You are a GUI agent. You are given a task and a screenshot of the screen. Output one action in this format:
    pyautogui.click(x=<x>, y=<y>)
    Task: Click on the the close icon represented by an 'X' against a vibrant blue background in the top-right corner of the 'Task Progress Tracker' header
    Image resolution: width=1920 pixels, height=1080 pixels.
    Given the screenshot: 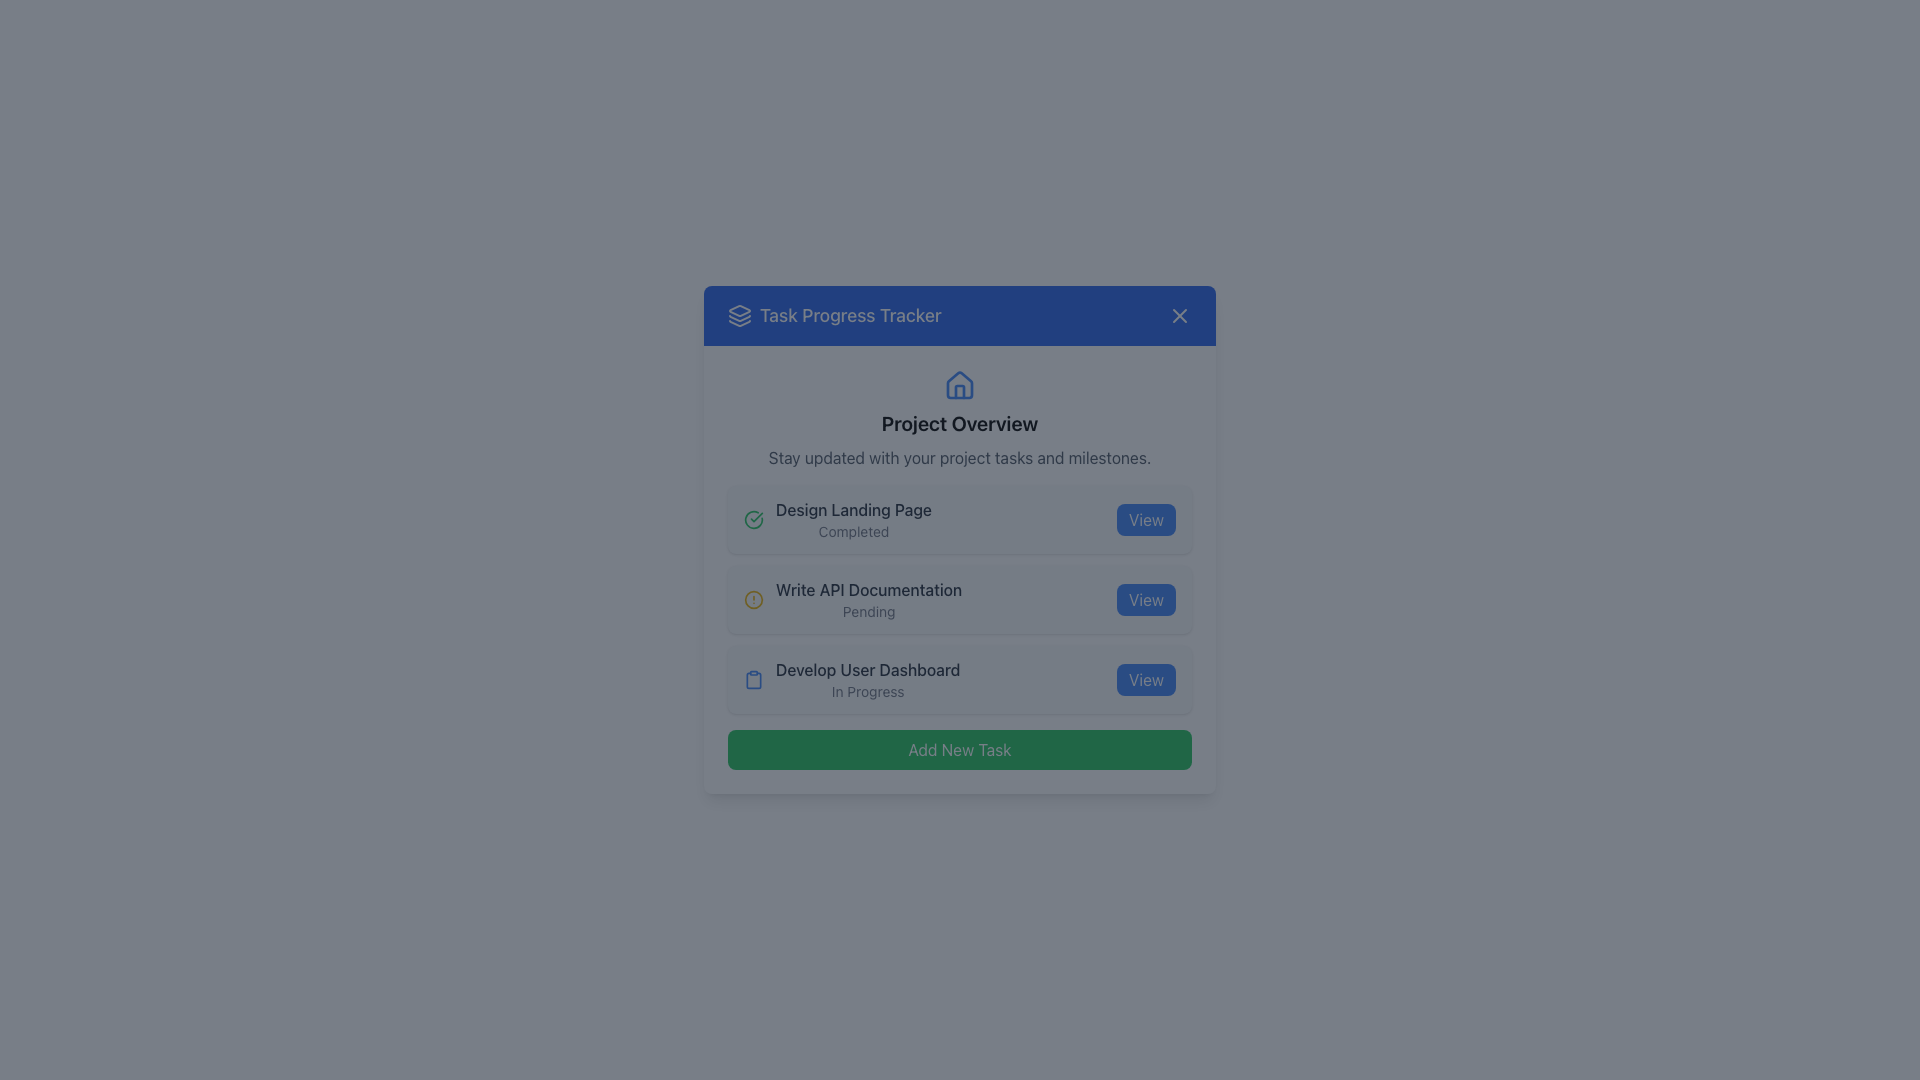 What is the action you would take?
    pyautogui.click(x=1180, y=315)
    